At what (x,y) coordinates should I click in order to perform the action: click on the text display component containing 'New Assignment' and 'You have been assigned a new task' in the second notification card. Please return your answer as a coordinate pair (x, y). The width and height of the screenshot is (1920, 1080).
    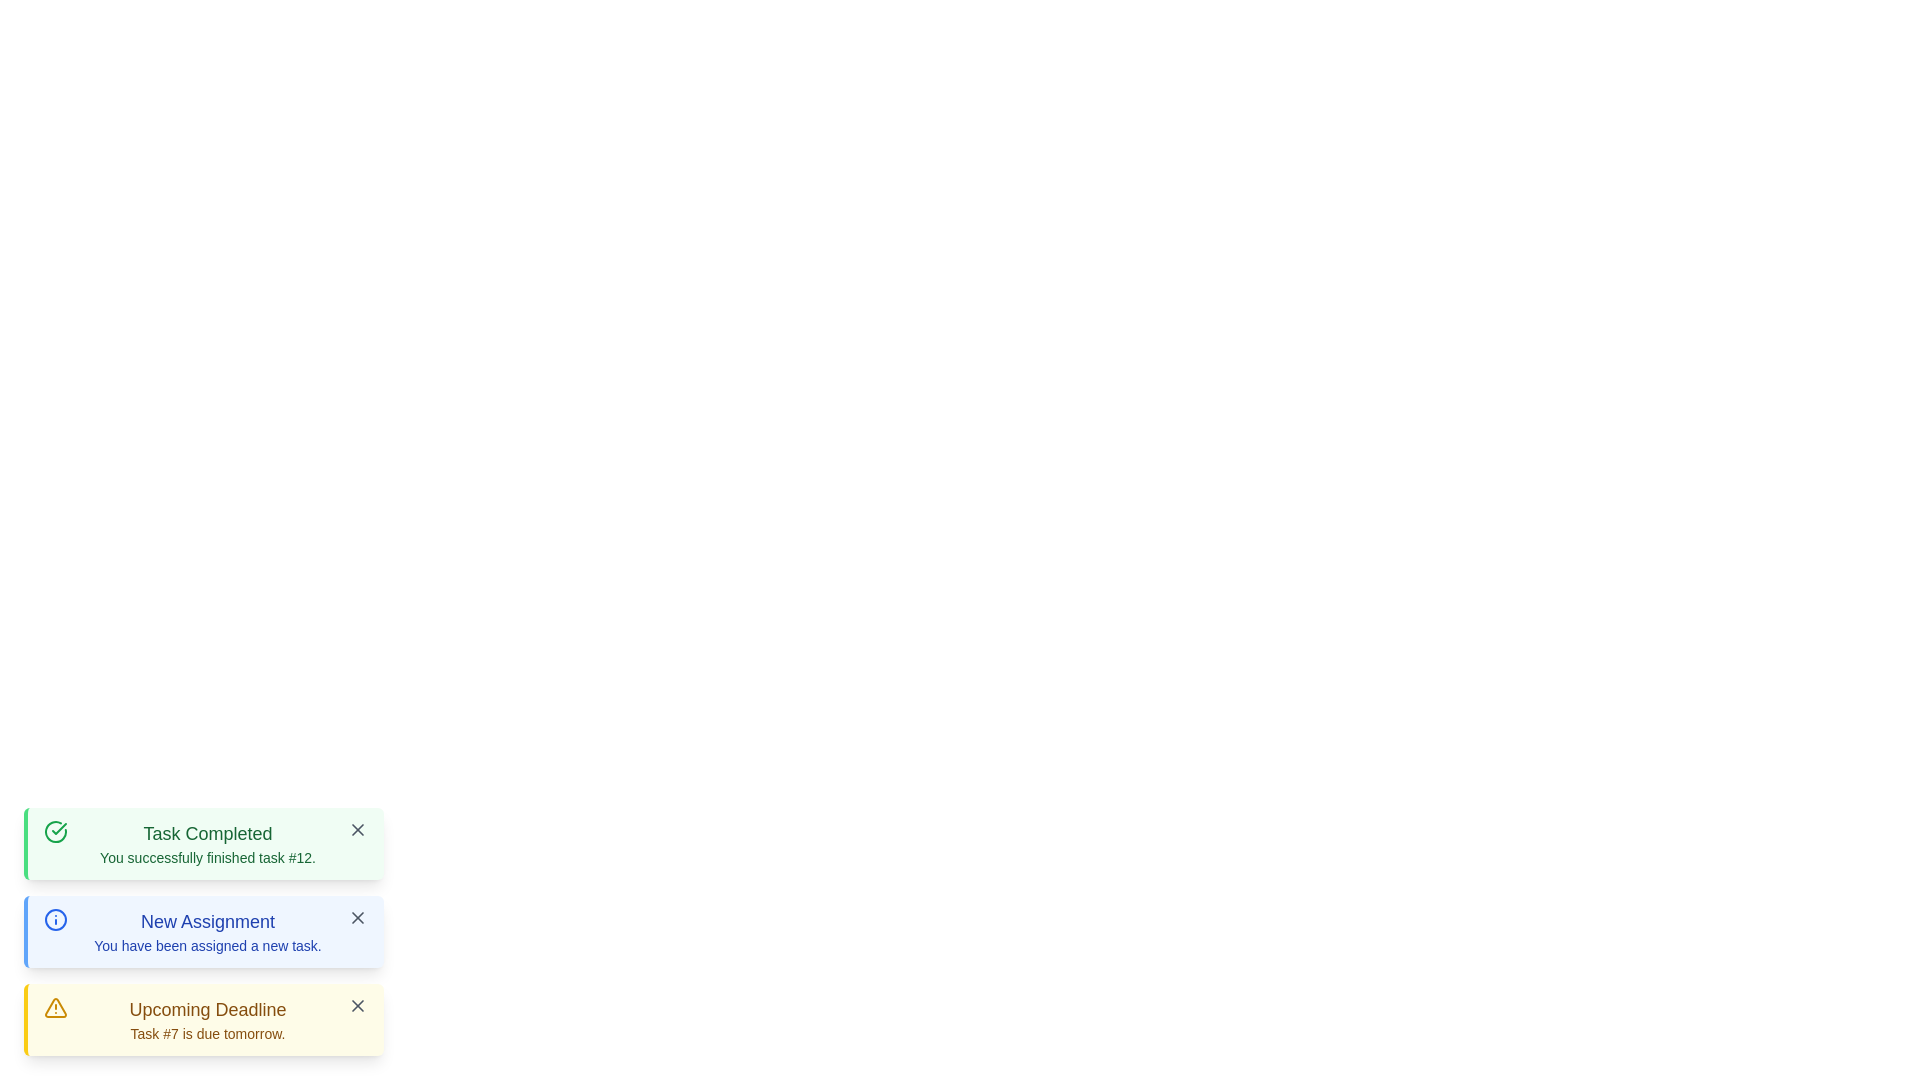
    Looking at the image, I should click on (207, 932).